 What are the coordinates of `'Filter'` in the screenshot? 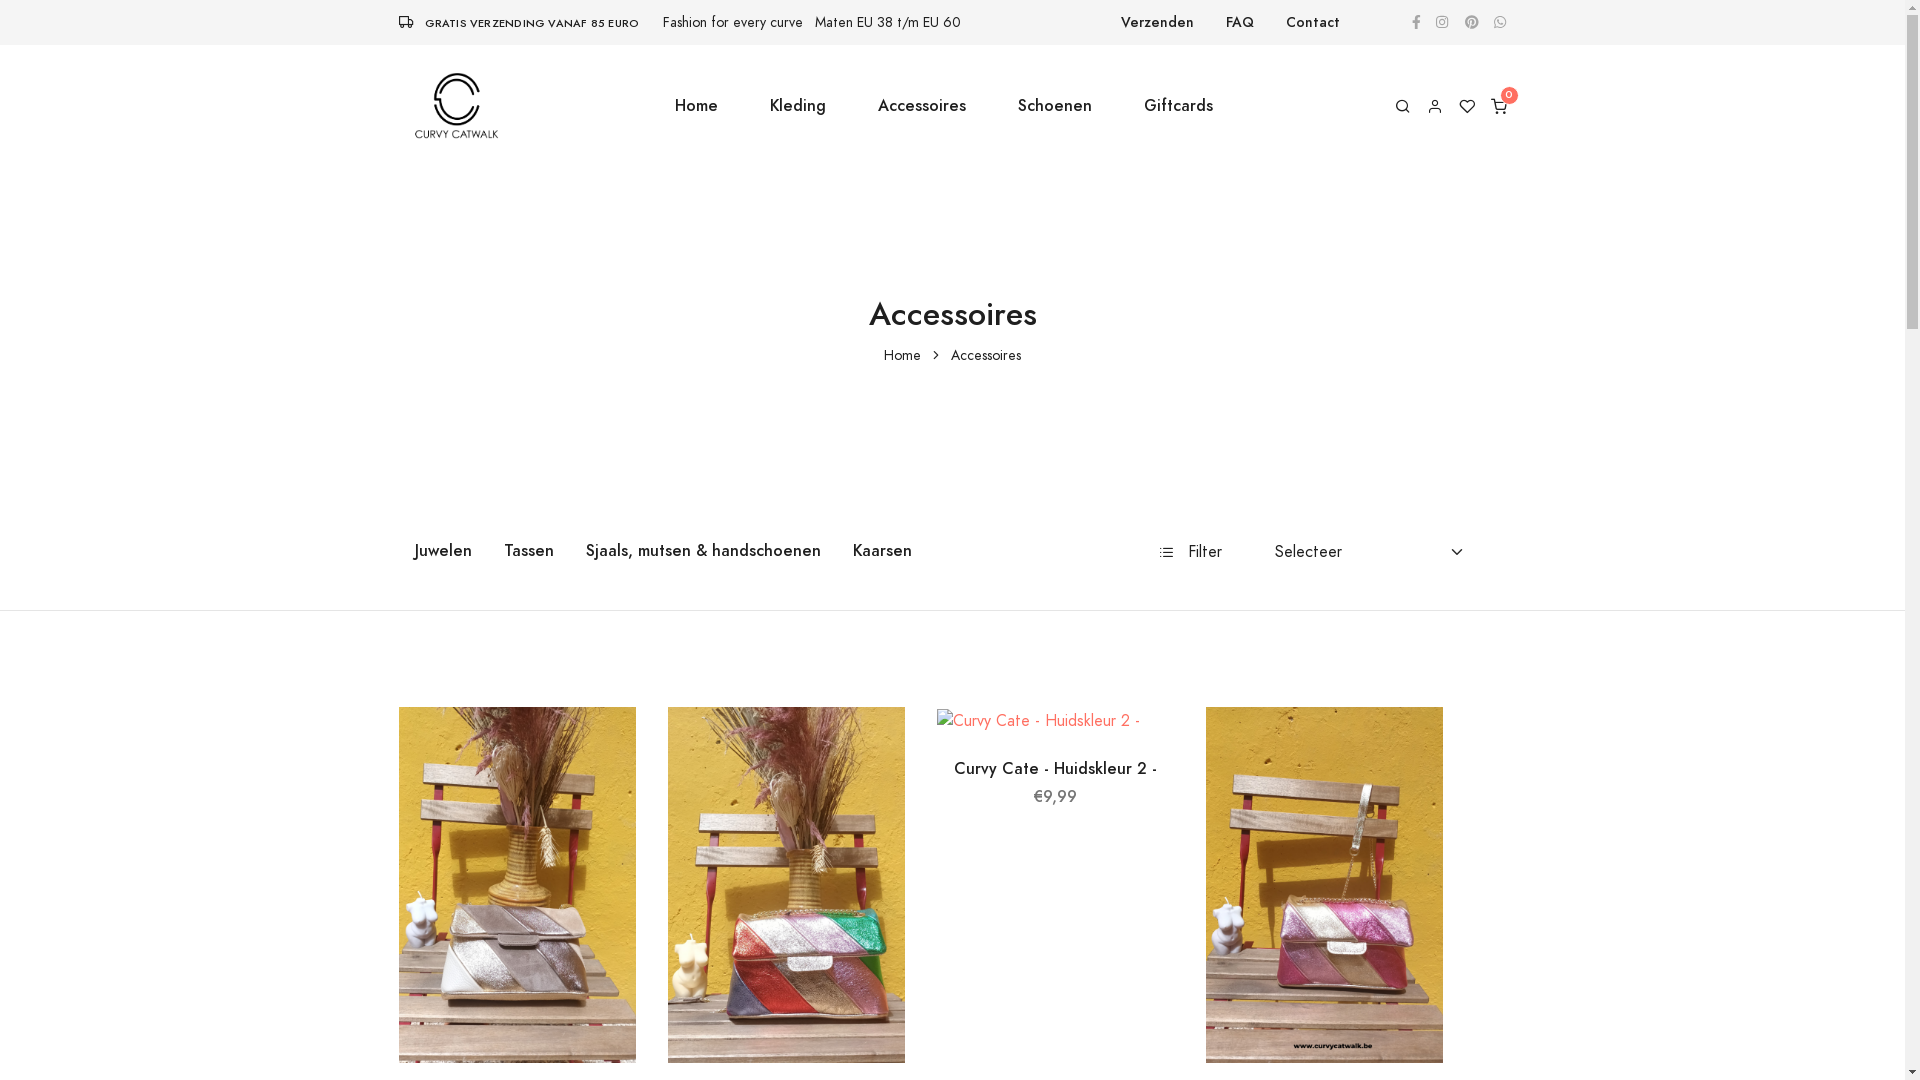 It's located at (1191, 551).